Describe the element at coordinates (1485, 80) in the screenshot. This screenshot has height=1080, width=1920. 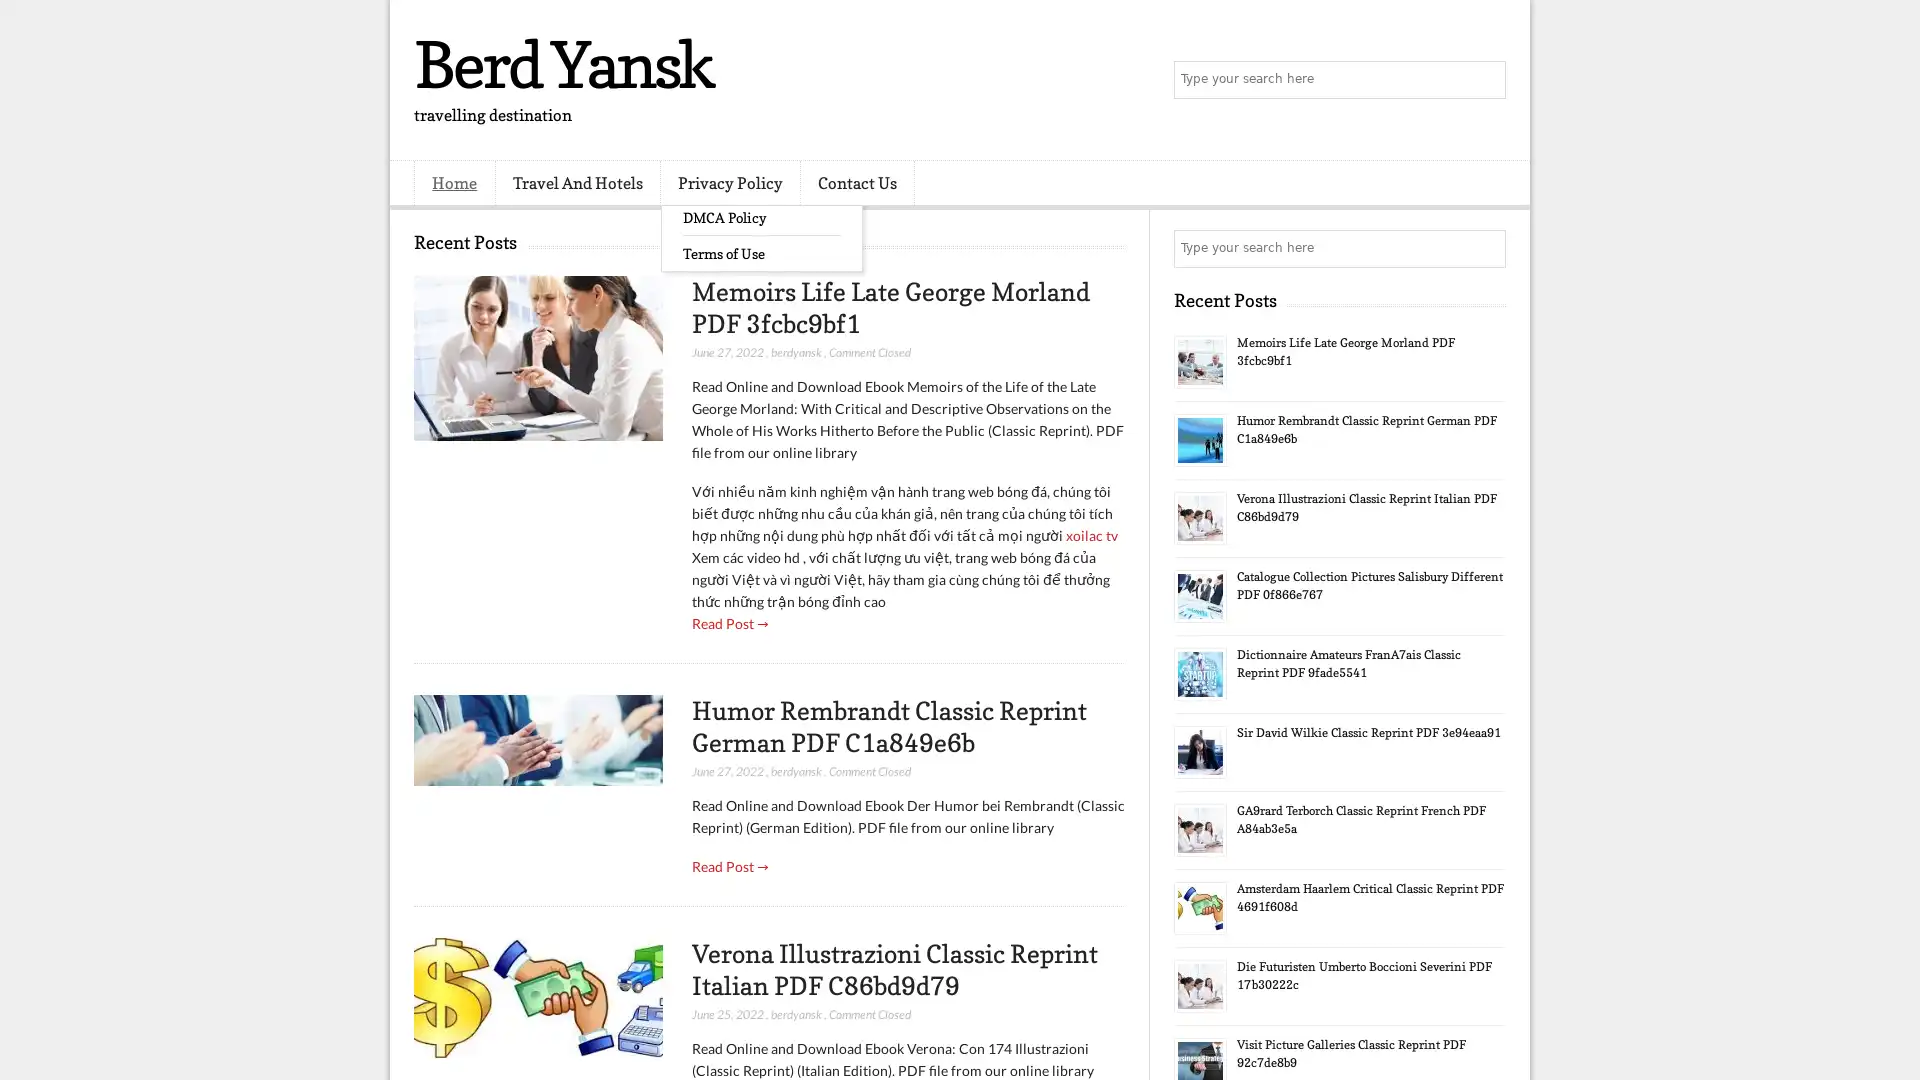
I see `Search` at that location.